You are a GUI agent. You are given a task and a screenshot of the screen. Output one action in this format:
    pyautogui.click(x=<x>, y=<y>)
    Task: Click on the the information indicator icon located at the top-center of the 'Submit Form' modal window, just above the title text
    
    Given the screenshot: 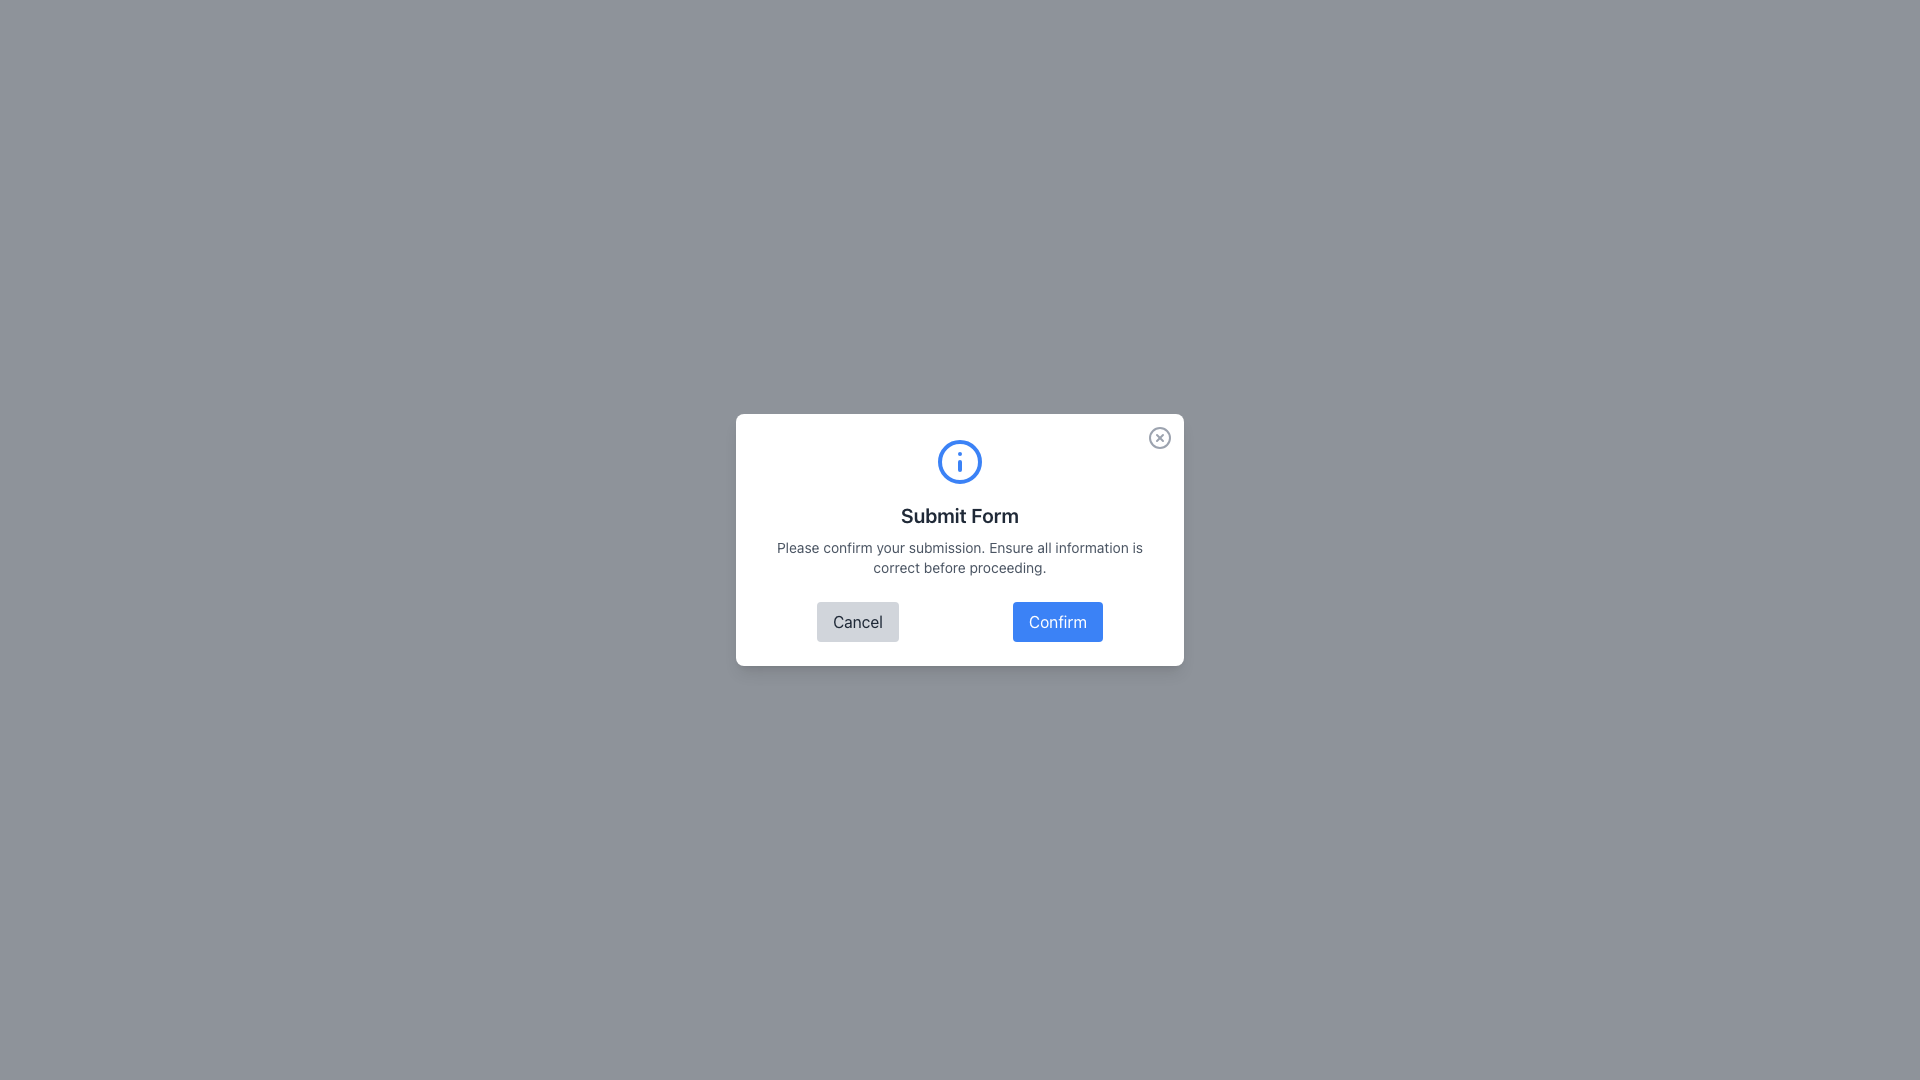 What is the action you would take?
    pyautogui.click(x=960, y=462)
    